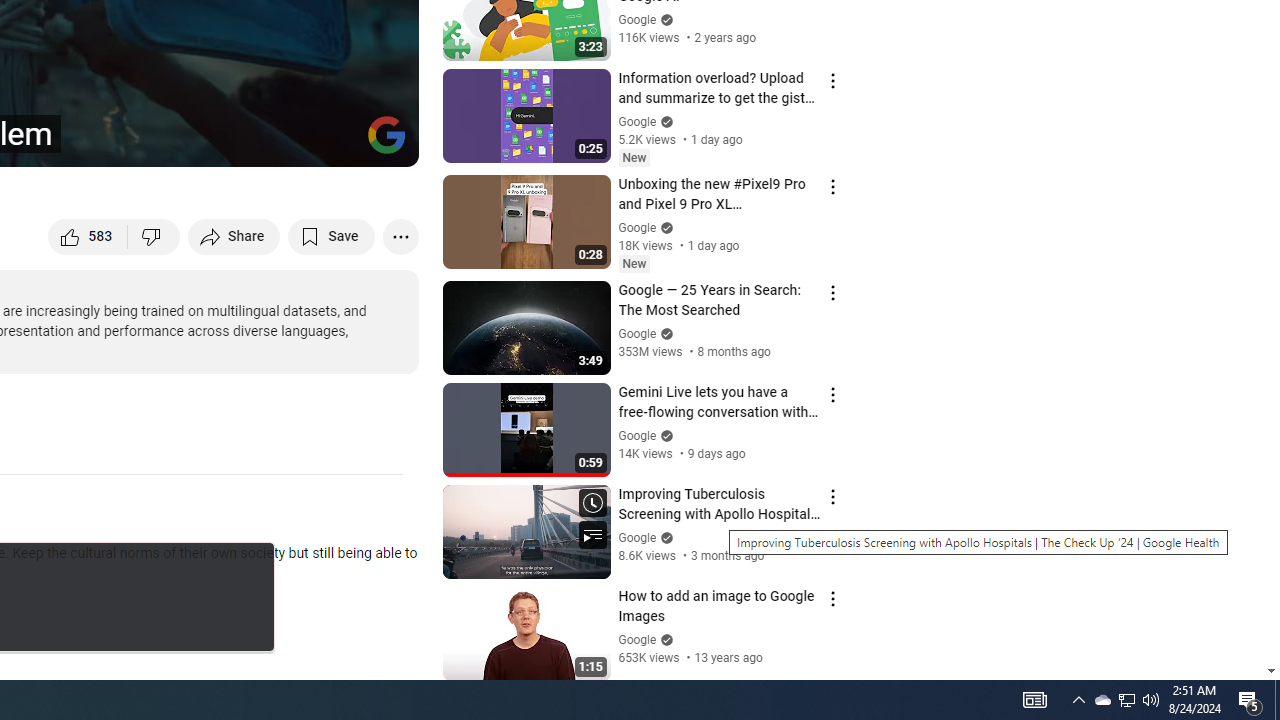  Describe the element at coordinates (382, 141) in the screenshot. I see `'Full screen (f)'` at that location.